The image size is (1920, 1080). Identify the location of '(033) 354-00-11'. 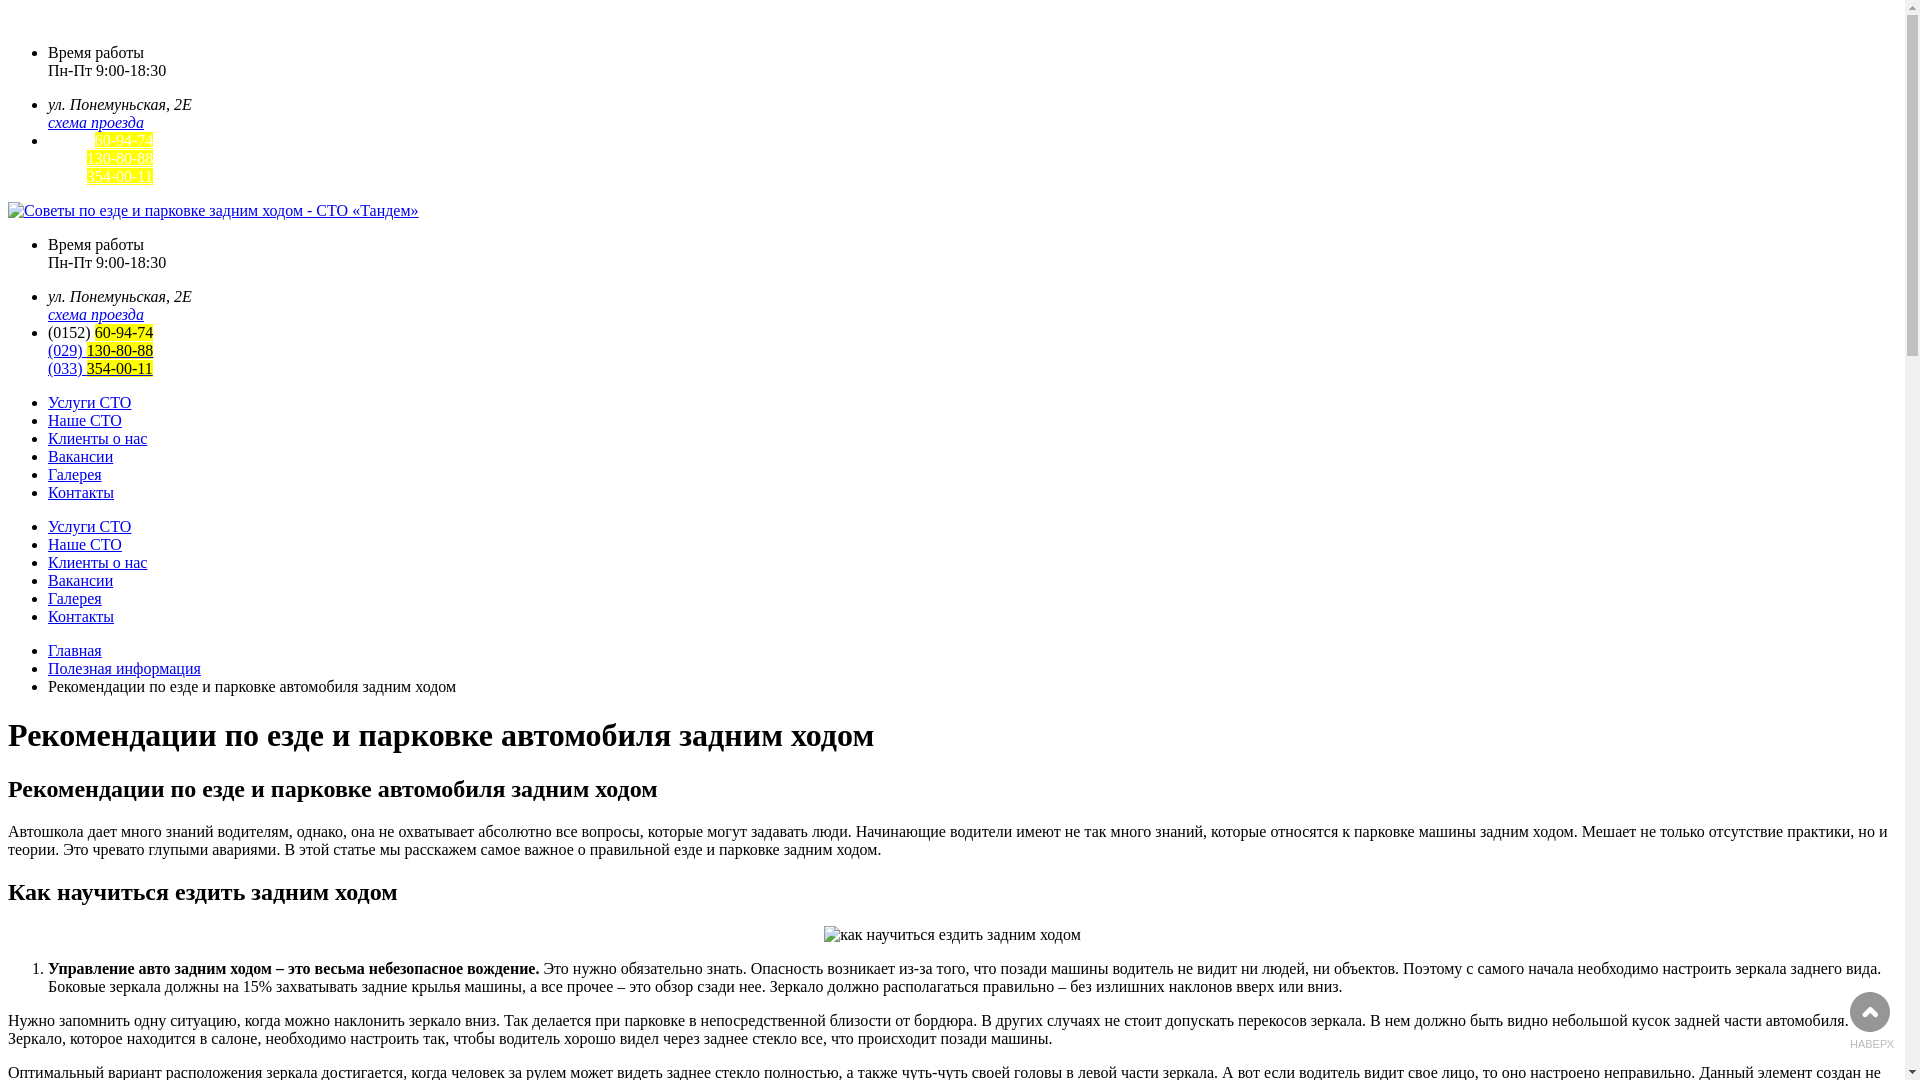
(99, 175).